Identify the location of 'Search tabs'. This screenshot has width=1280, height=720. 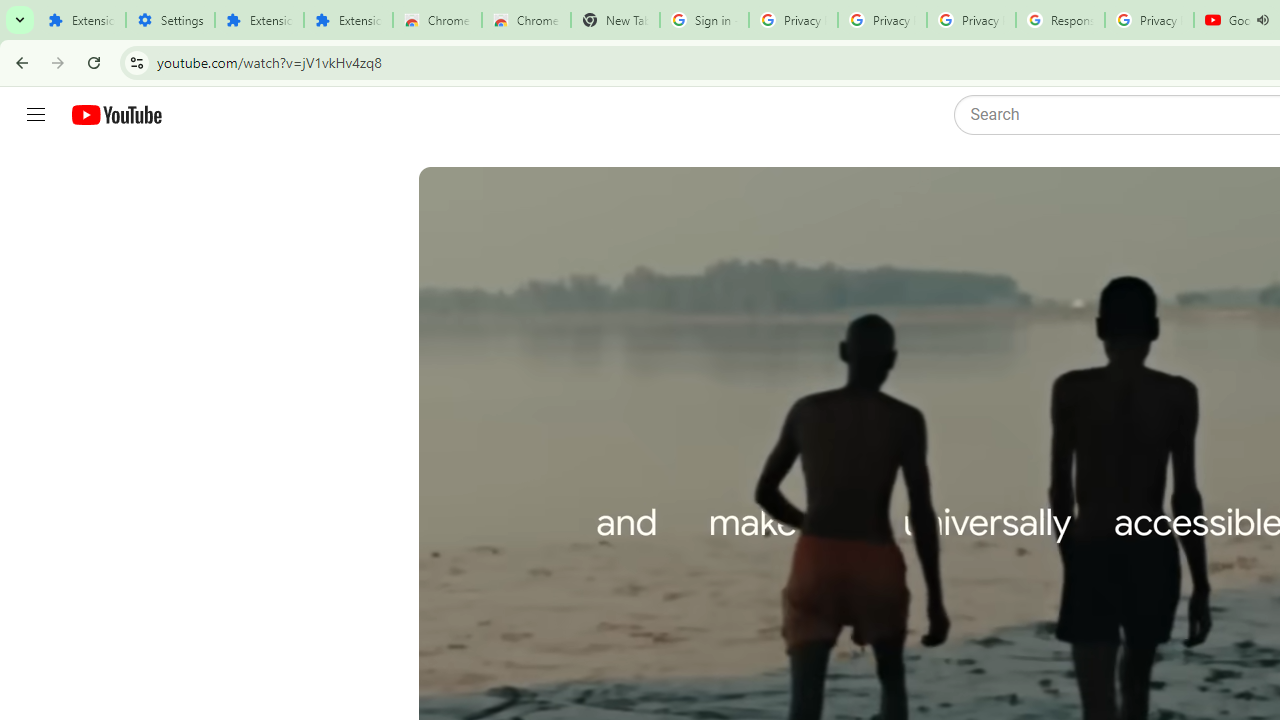
(20, 20).